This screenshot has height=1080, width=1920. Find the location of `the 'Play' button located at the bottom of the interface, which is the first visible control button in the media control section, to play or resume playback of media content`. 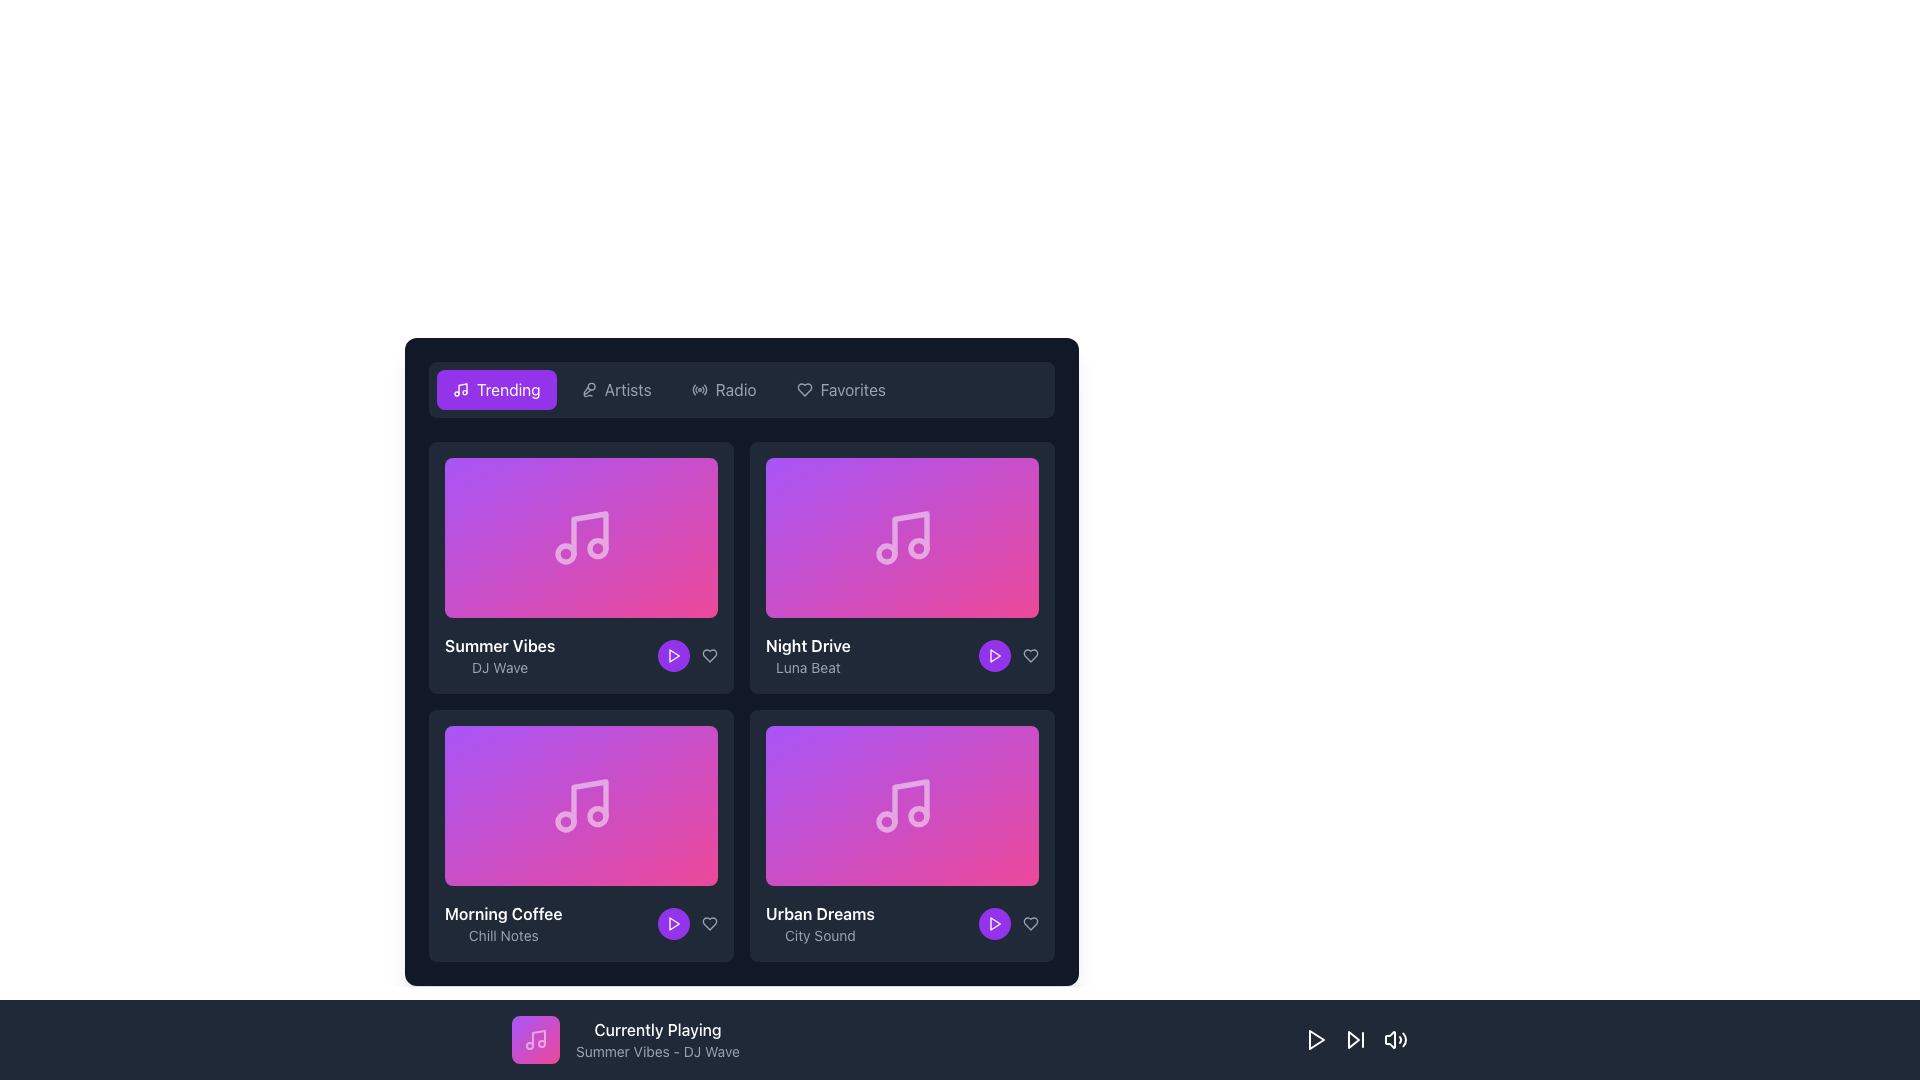

the 'Play' button located at the bottom of the interface, which is the first visible control button in the media control section, to play or resume playback of media content is located at coordinates (1315, 1039).